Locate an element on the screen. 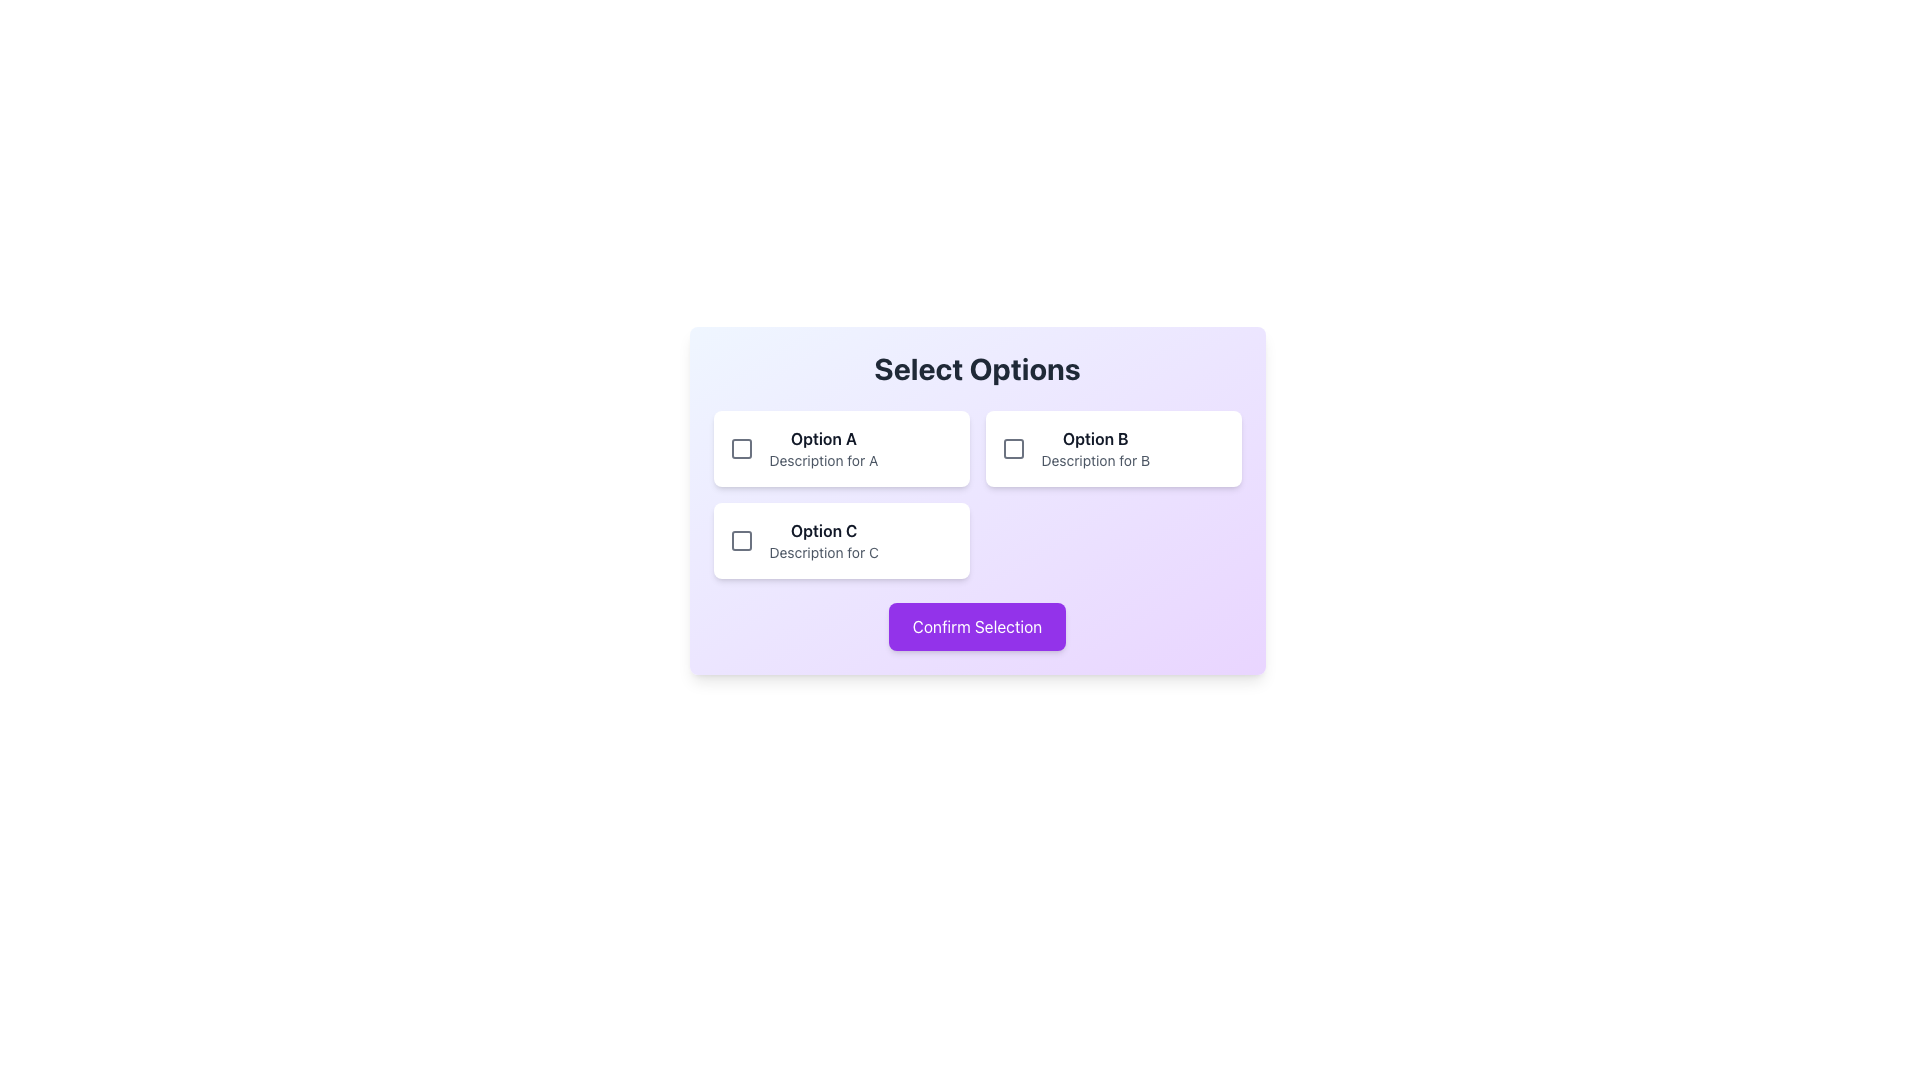  the graphical checkbox state indicator located in the left checkbox of the 'Option A' selection, which is a square-shaped component with rounded corners is located at coordinates (740, 447).